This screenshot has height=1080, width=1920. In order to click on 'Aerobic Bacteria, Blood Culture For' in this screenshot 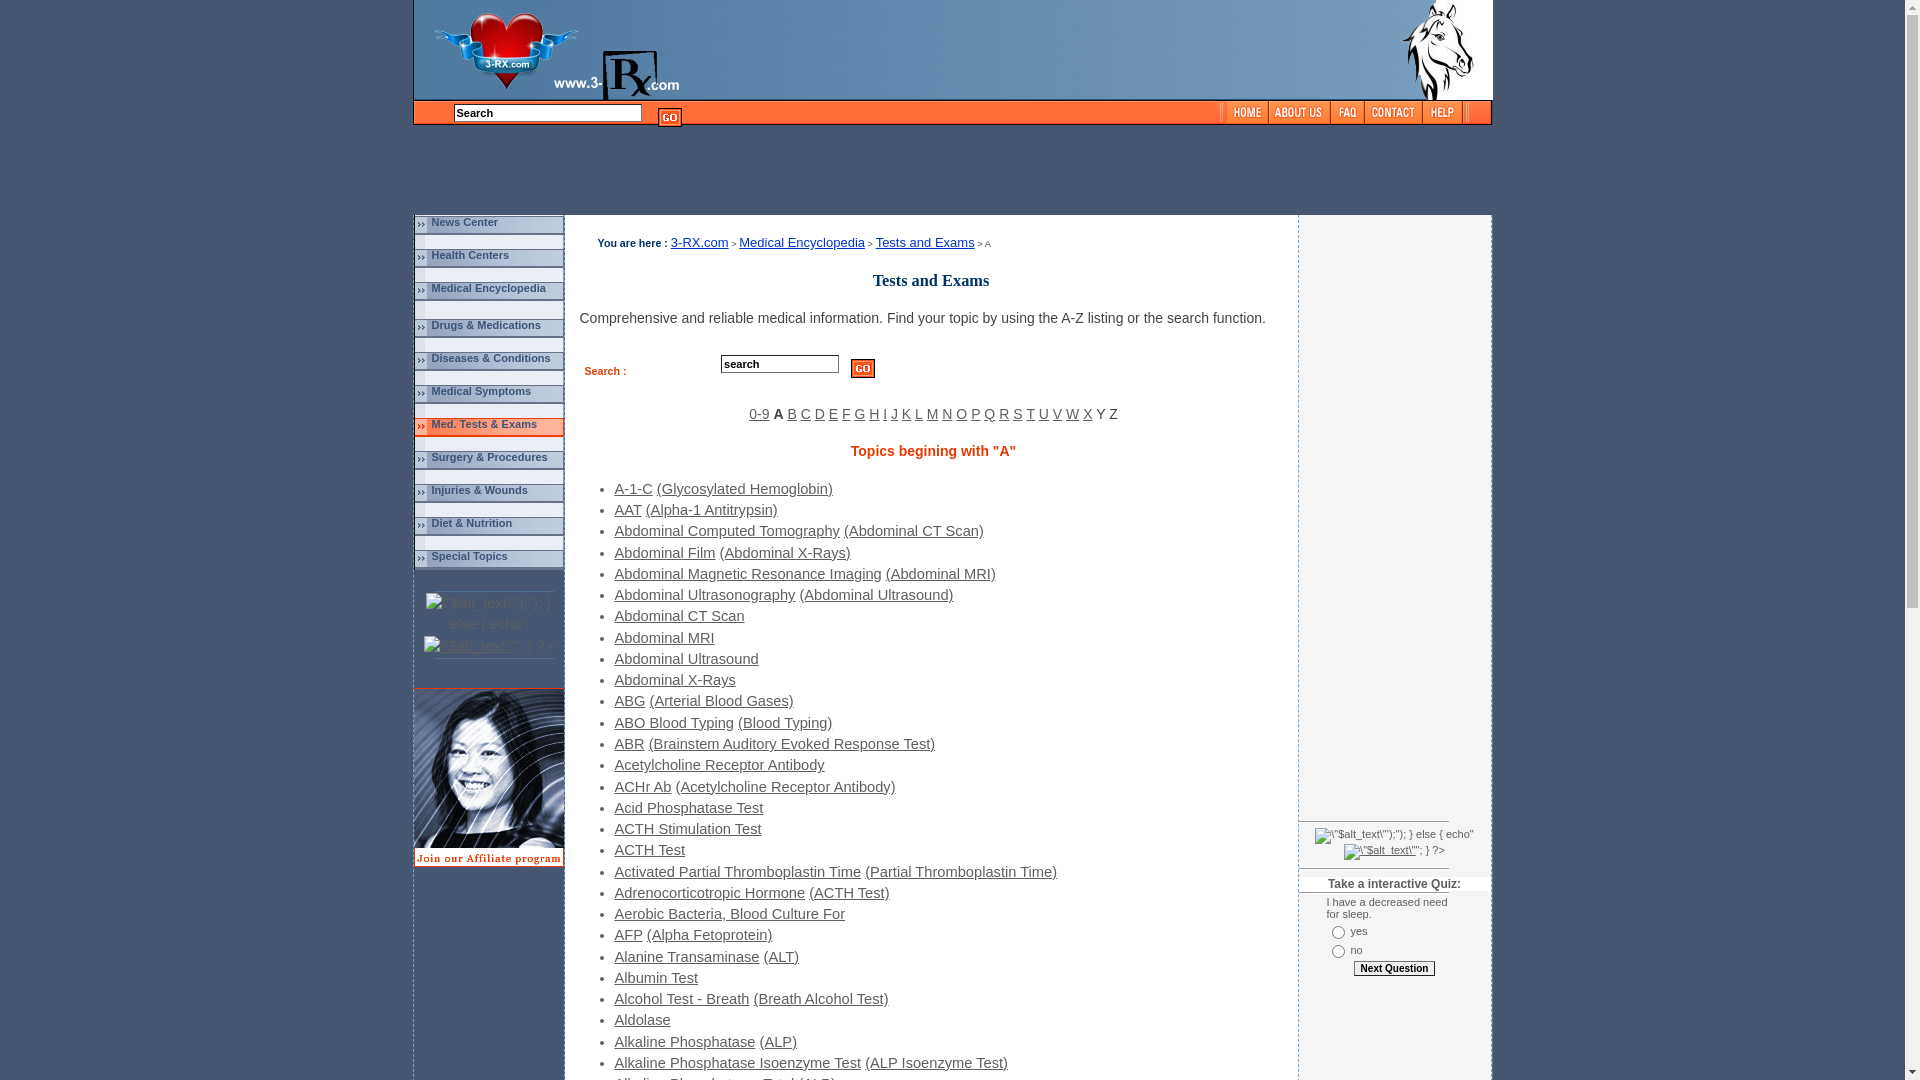, I will do `click(728, 914)`.